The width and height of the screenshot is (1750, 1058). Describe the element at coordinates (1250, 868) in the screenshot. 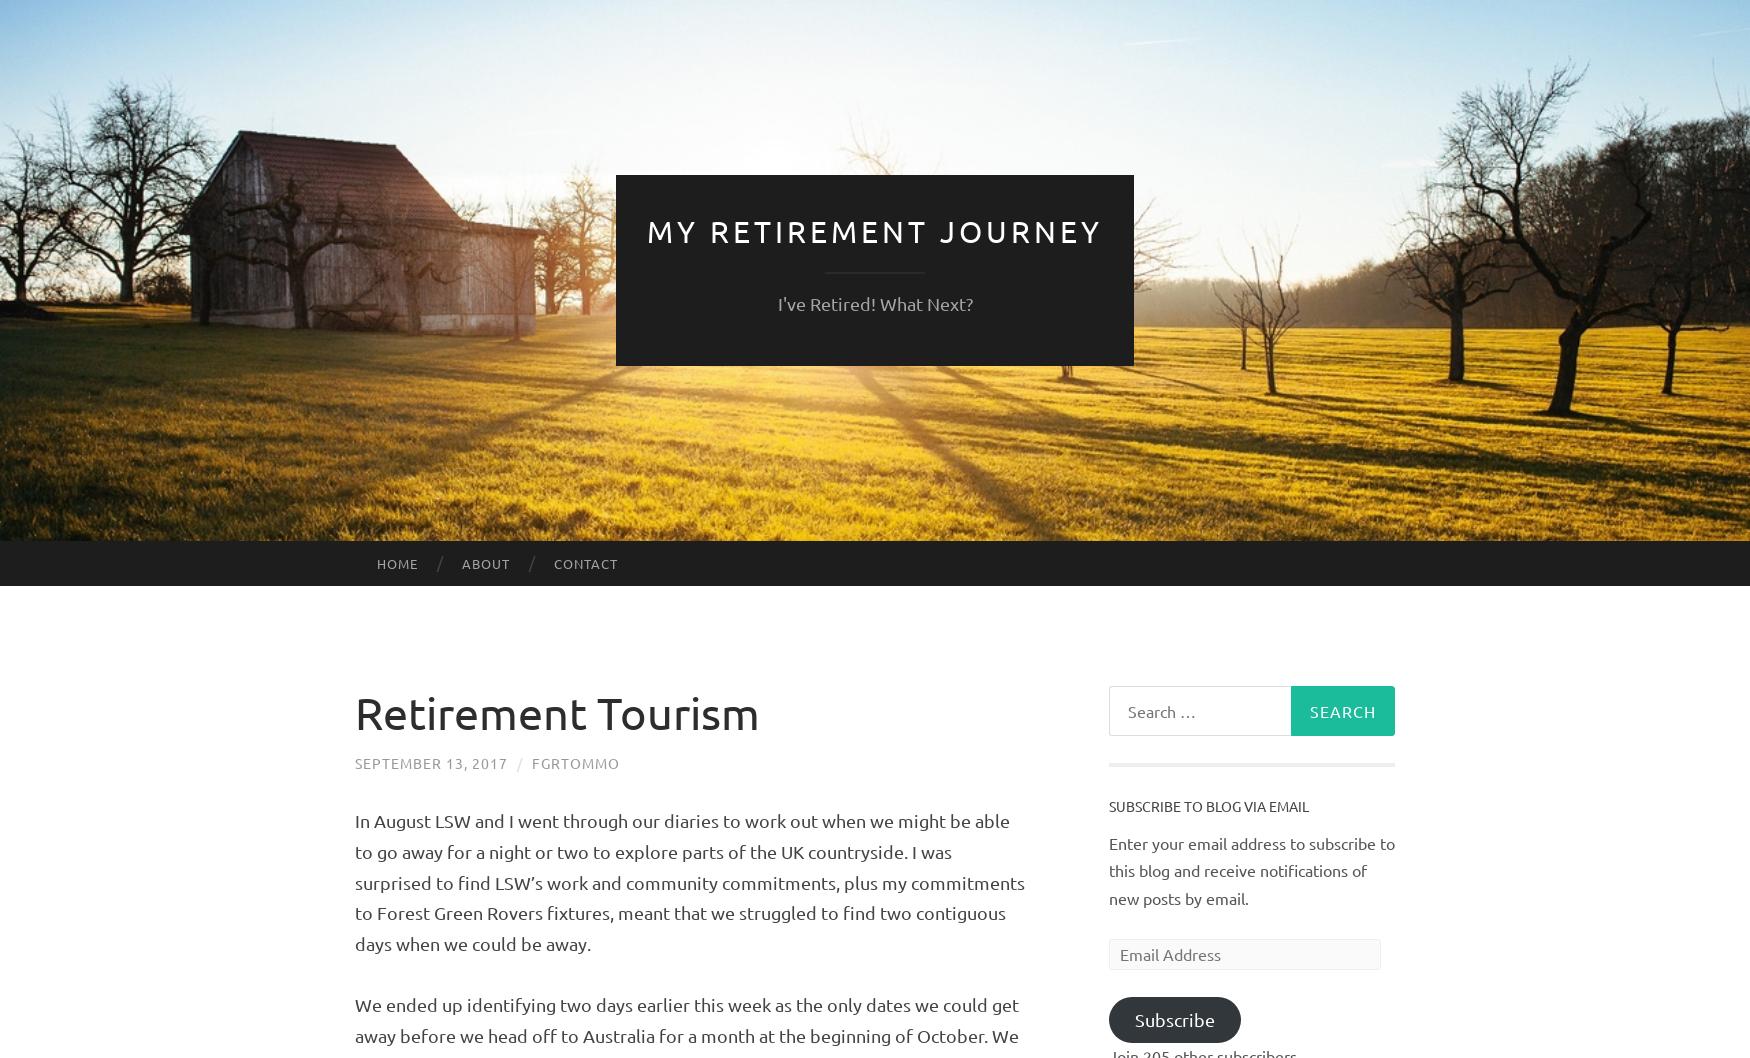

I see `'Enter your email address to subscribe to this blog and receive notifications of new posts by email.'` at that location.